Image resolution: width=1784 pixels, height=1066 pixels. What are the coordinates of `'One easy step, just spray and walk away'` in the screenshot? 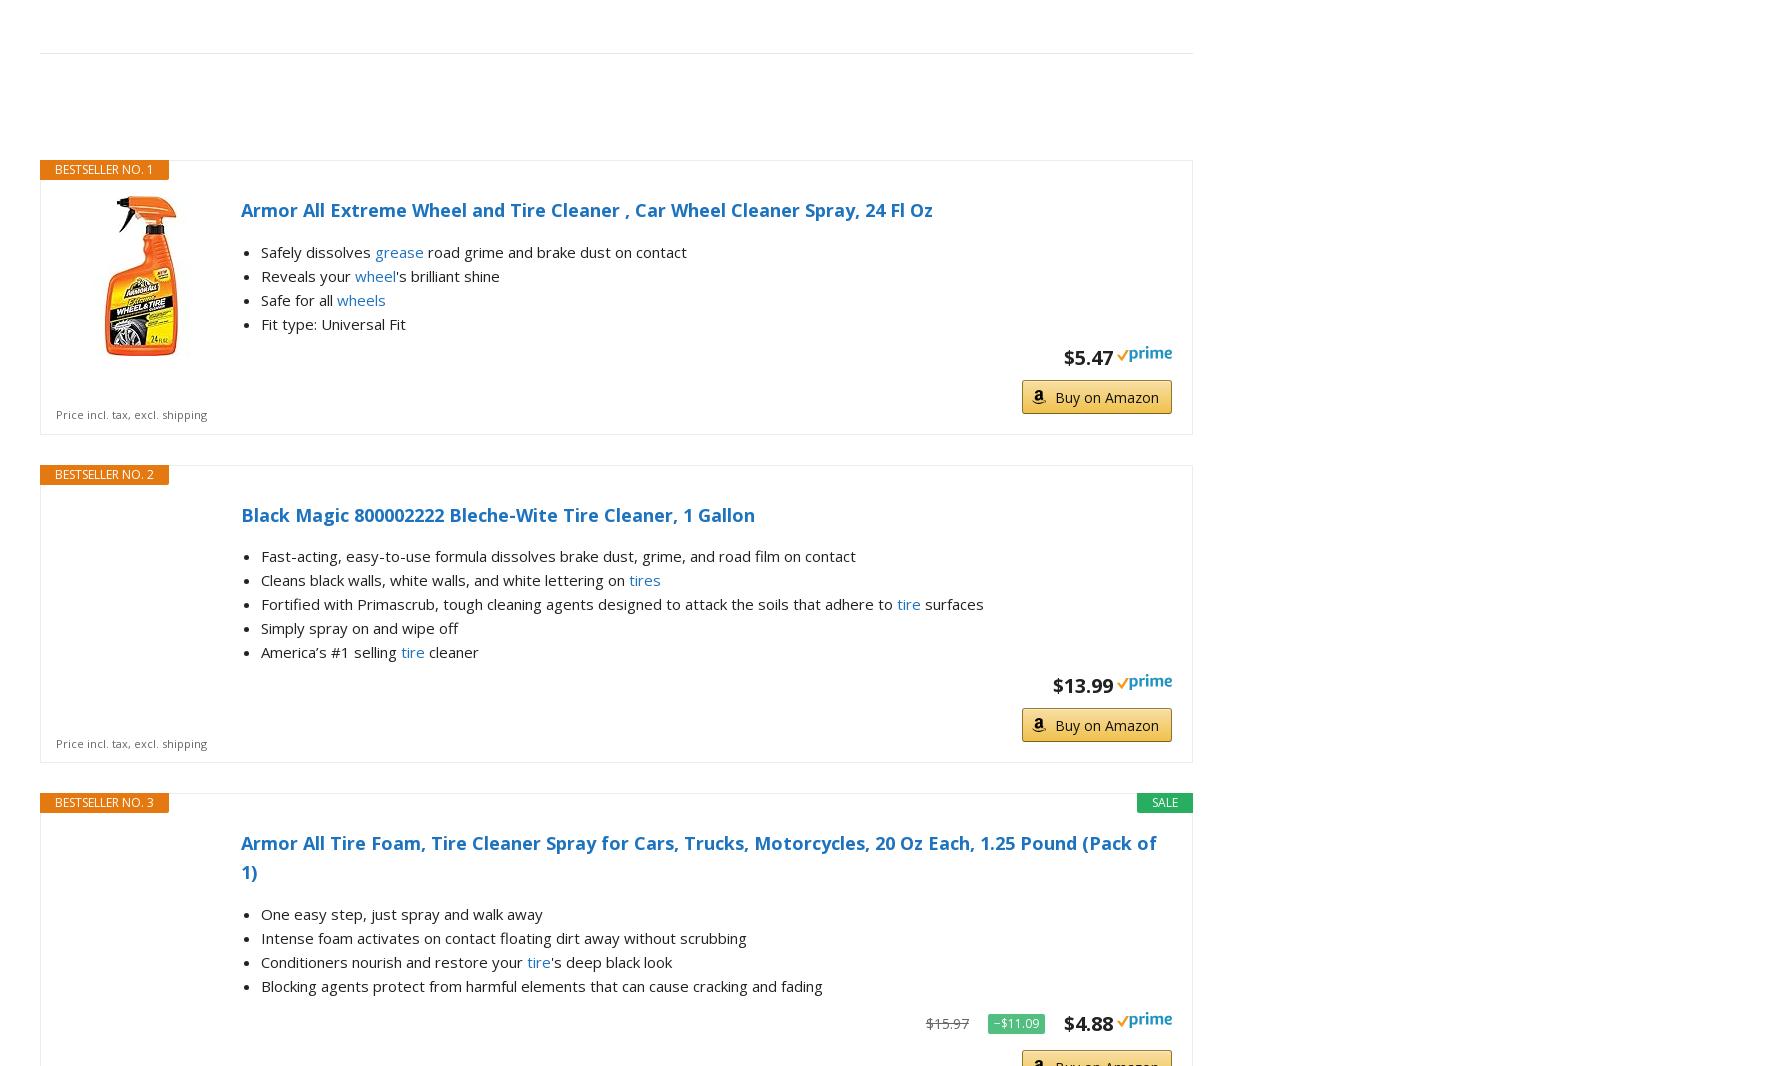 It's located at (400, 913).